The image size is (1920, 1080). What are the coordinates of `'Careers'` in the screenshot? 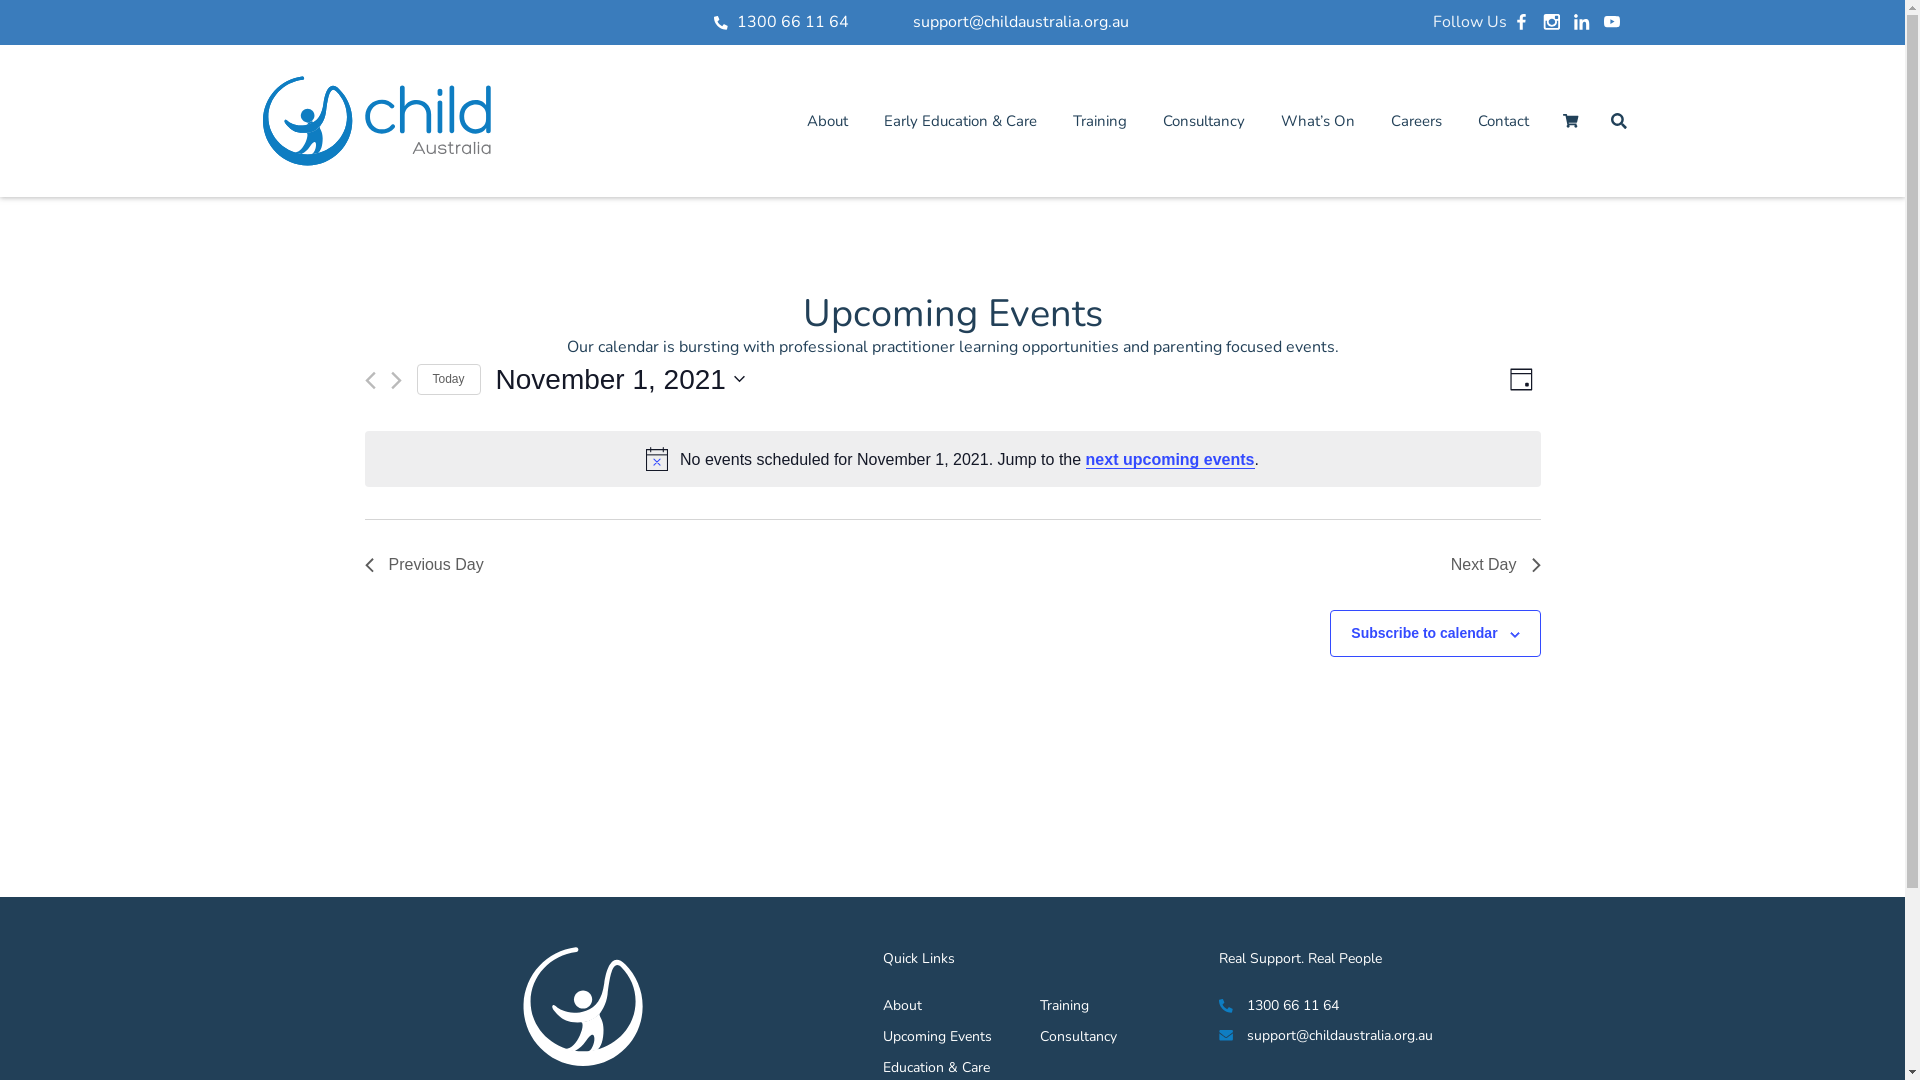 It's located at (1414, 120).